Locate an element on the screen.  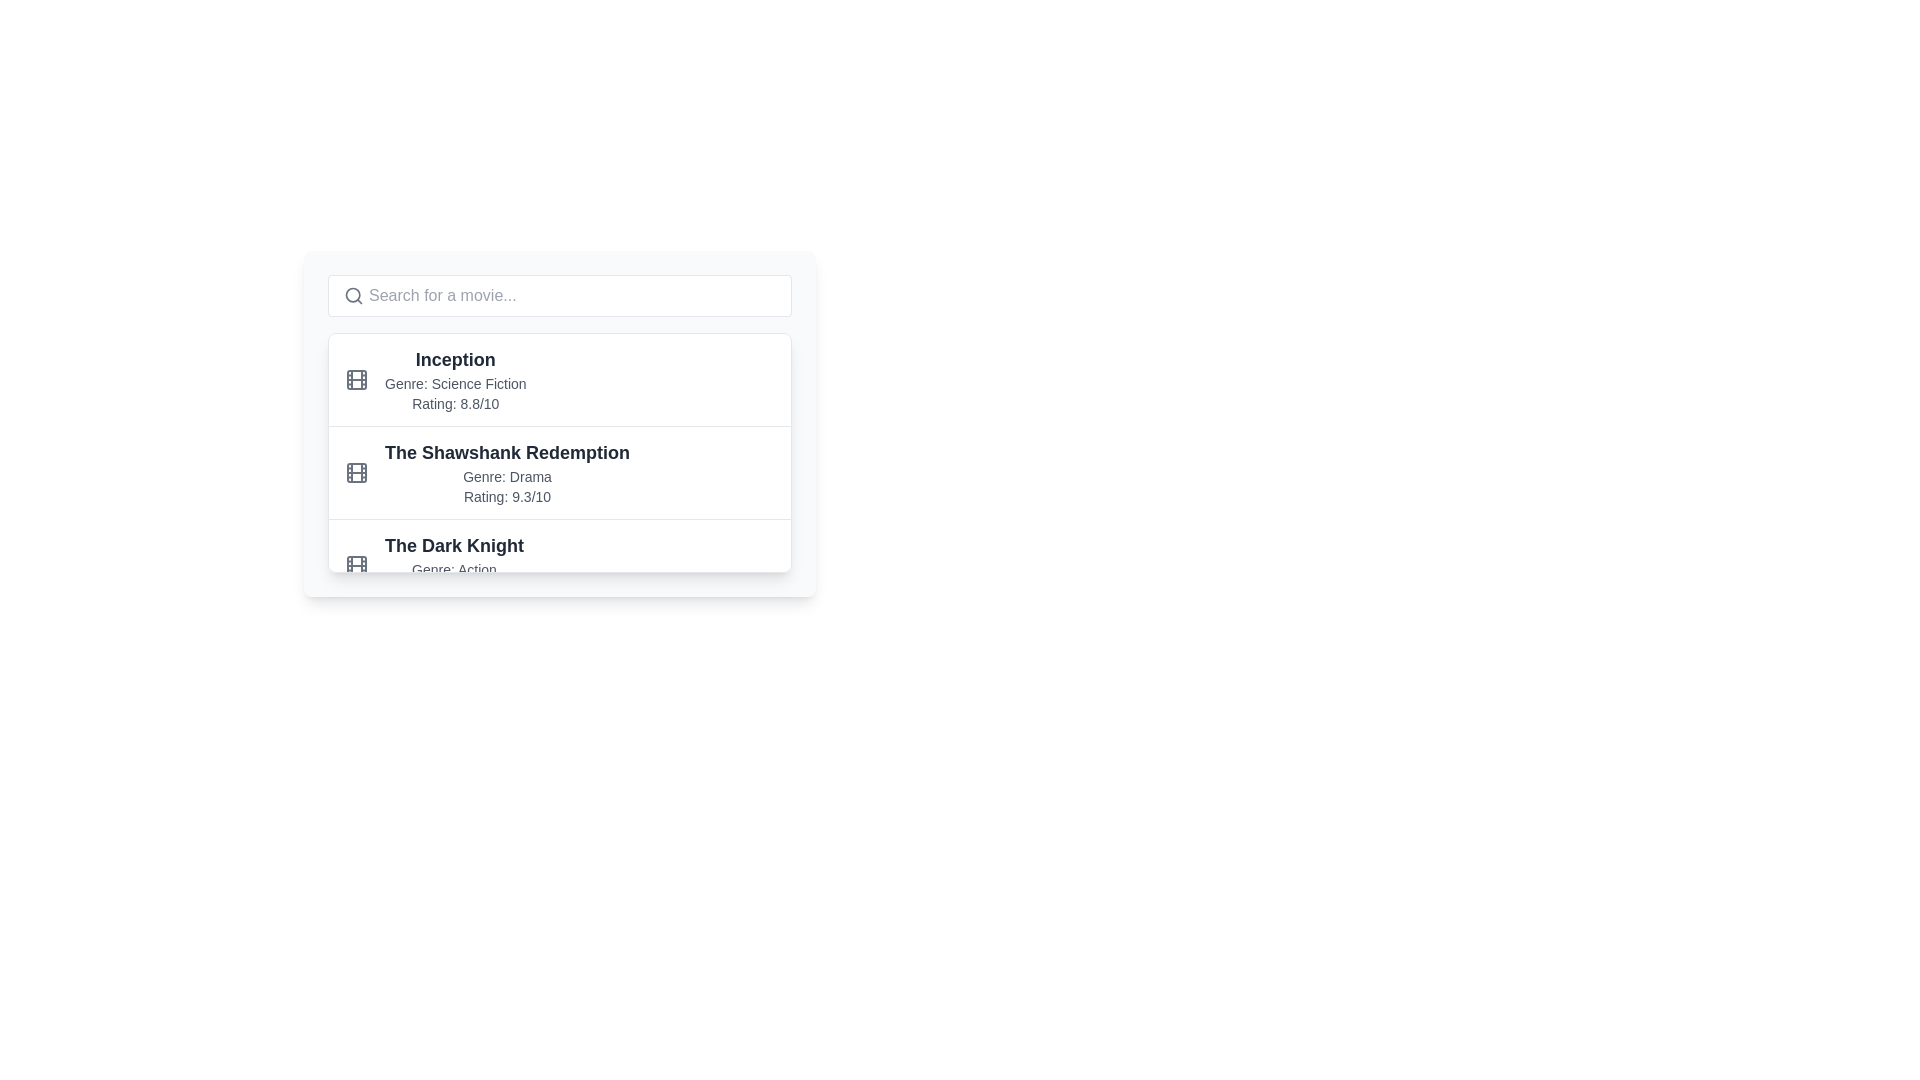
the label providing information about the movie 'The Shawshank Redemption', which is the second item in a dropdown menu, positioned below 'Inception' and above 'The Dark Knight' is located at coordinates (507, 473).